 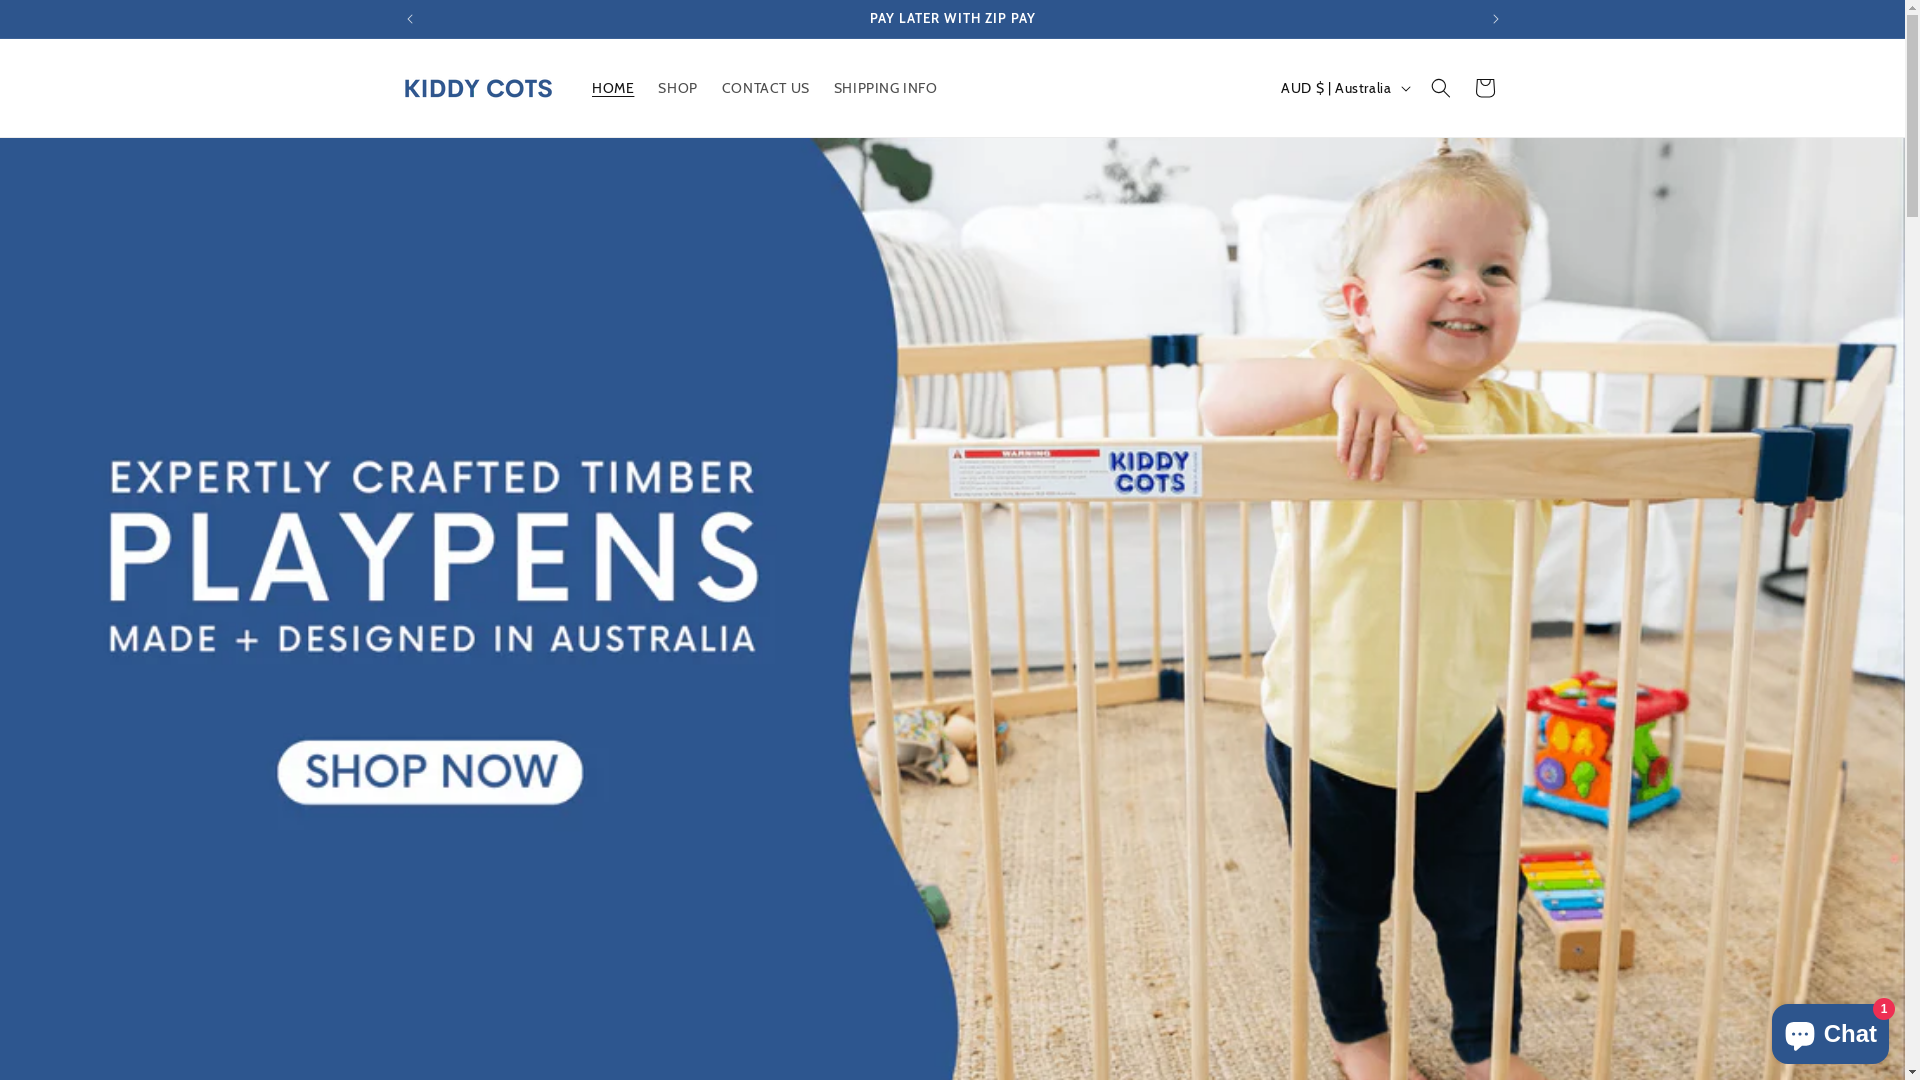 What do you see at coordinates (710, 87) in the screenshot?
I see `'CONTACT US'` at bounding box center [710, 87].